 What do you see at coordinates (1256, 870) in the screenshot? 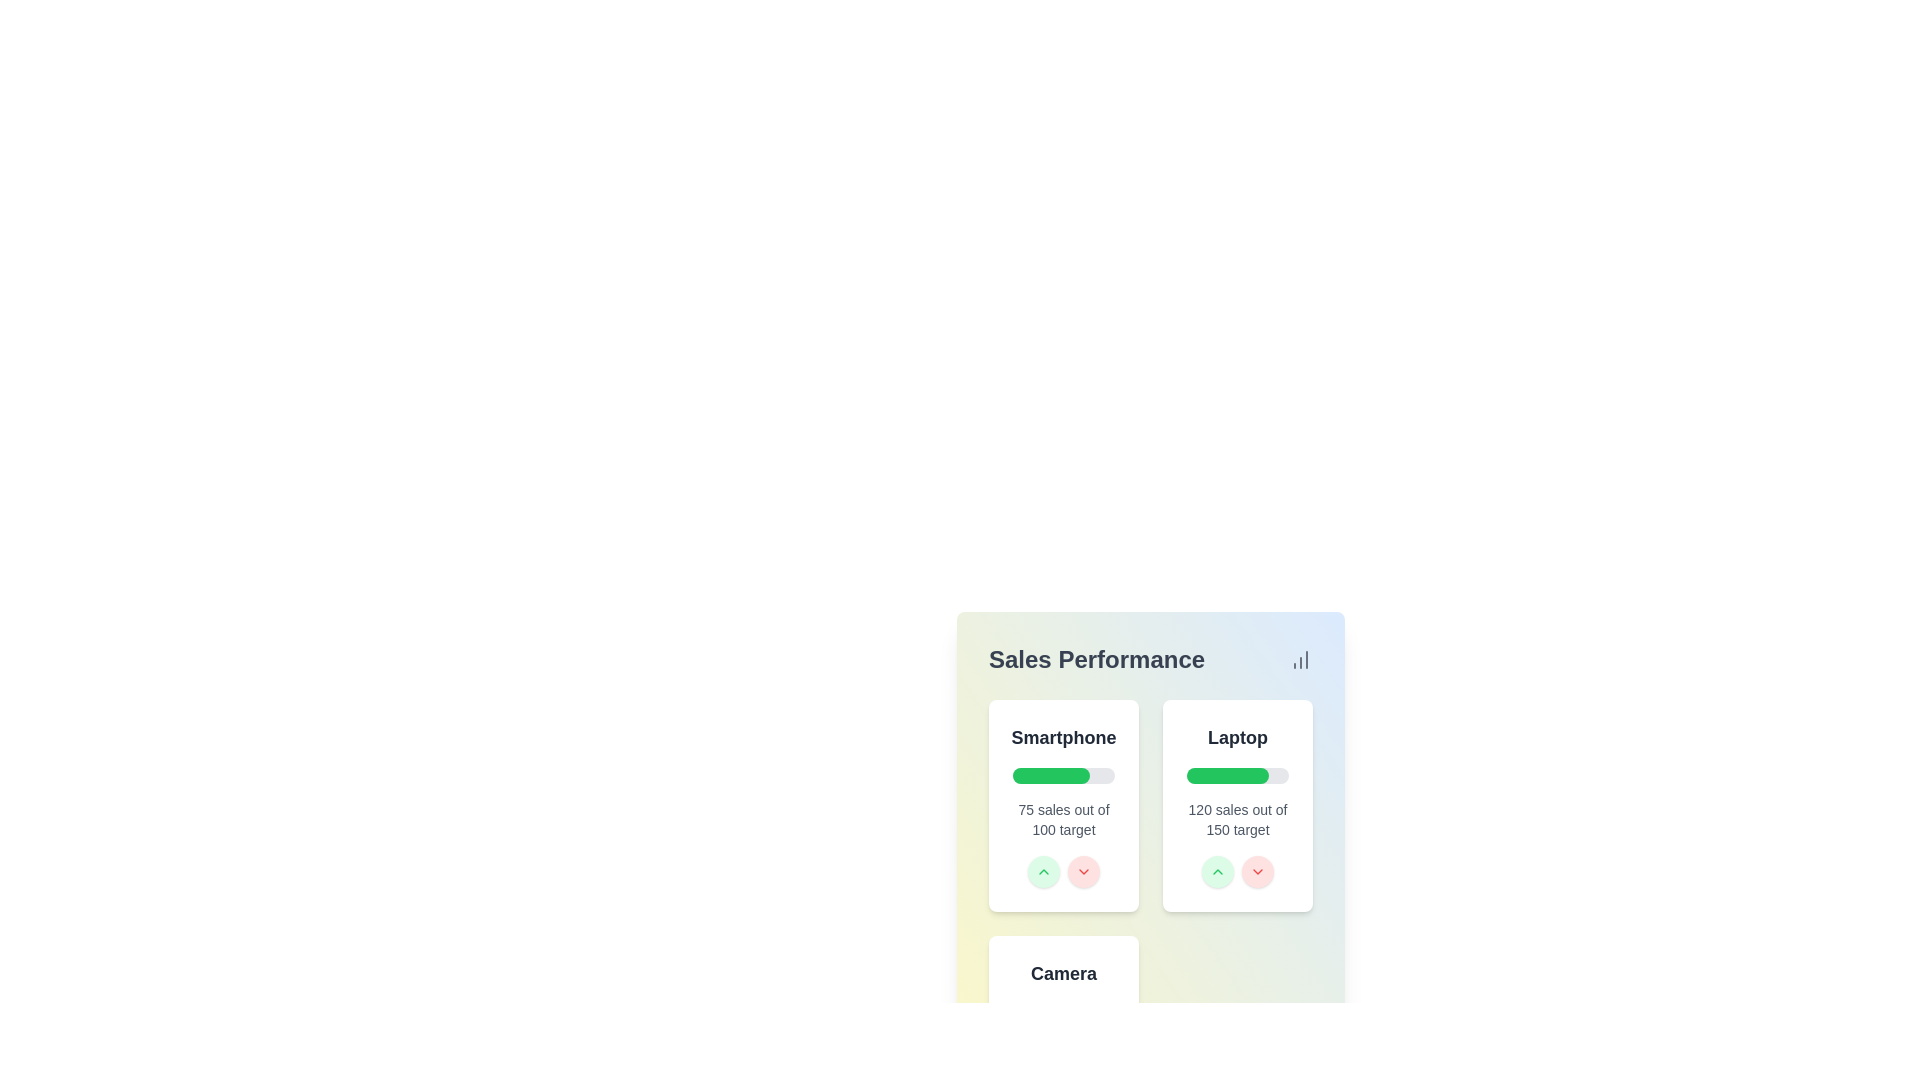
I see `the small downward-facing chevron arrow icon located within the light red circular button at the bottom-right corner of the 'Laptop' sales performance card` at bounding box center [1256, 870].